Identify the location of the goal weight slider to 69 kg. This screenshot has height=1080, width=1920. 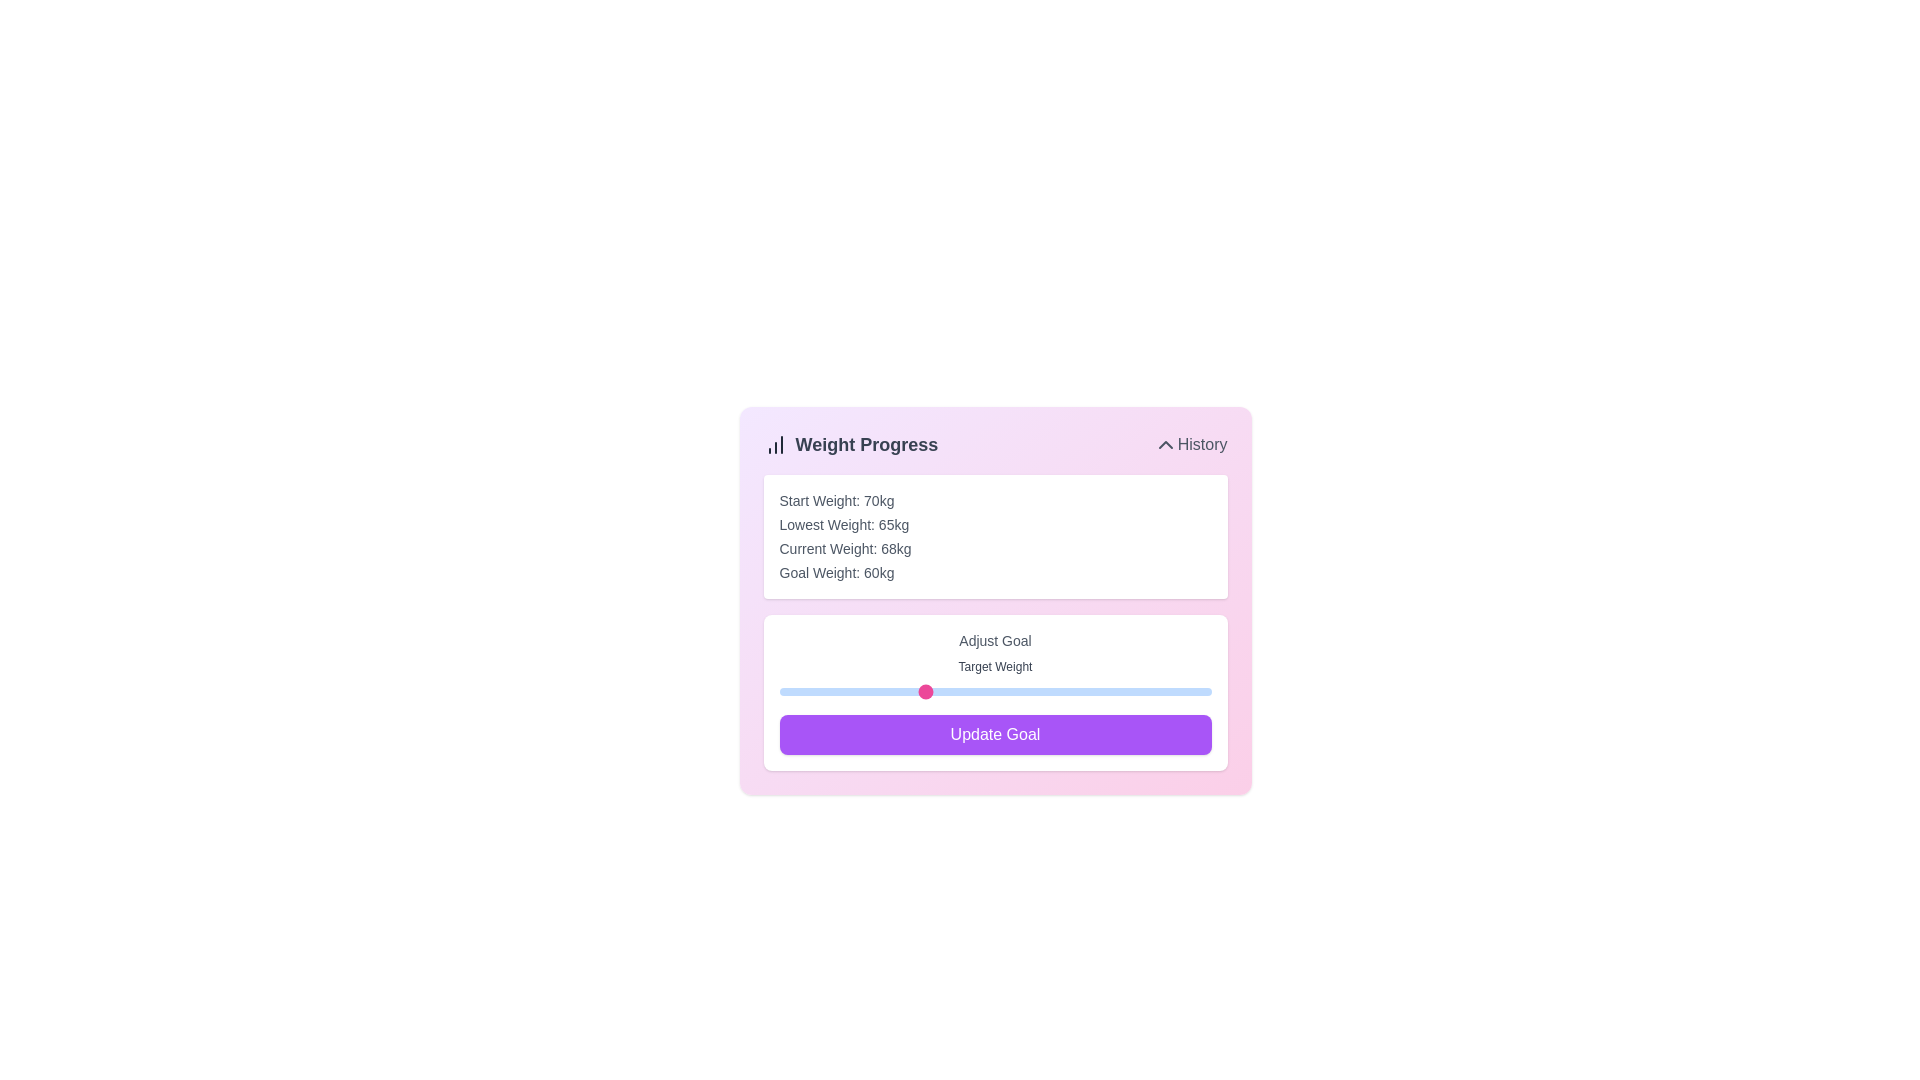
(1052, 690).